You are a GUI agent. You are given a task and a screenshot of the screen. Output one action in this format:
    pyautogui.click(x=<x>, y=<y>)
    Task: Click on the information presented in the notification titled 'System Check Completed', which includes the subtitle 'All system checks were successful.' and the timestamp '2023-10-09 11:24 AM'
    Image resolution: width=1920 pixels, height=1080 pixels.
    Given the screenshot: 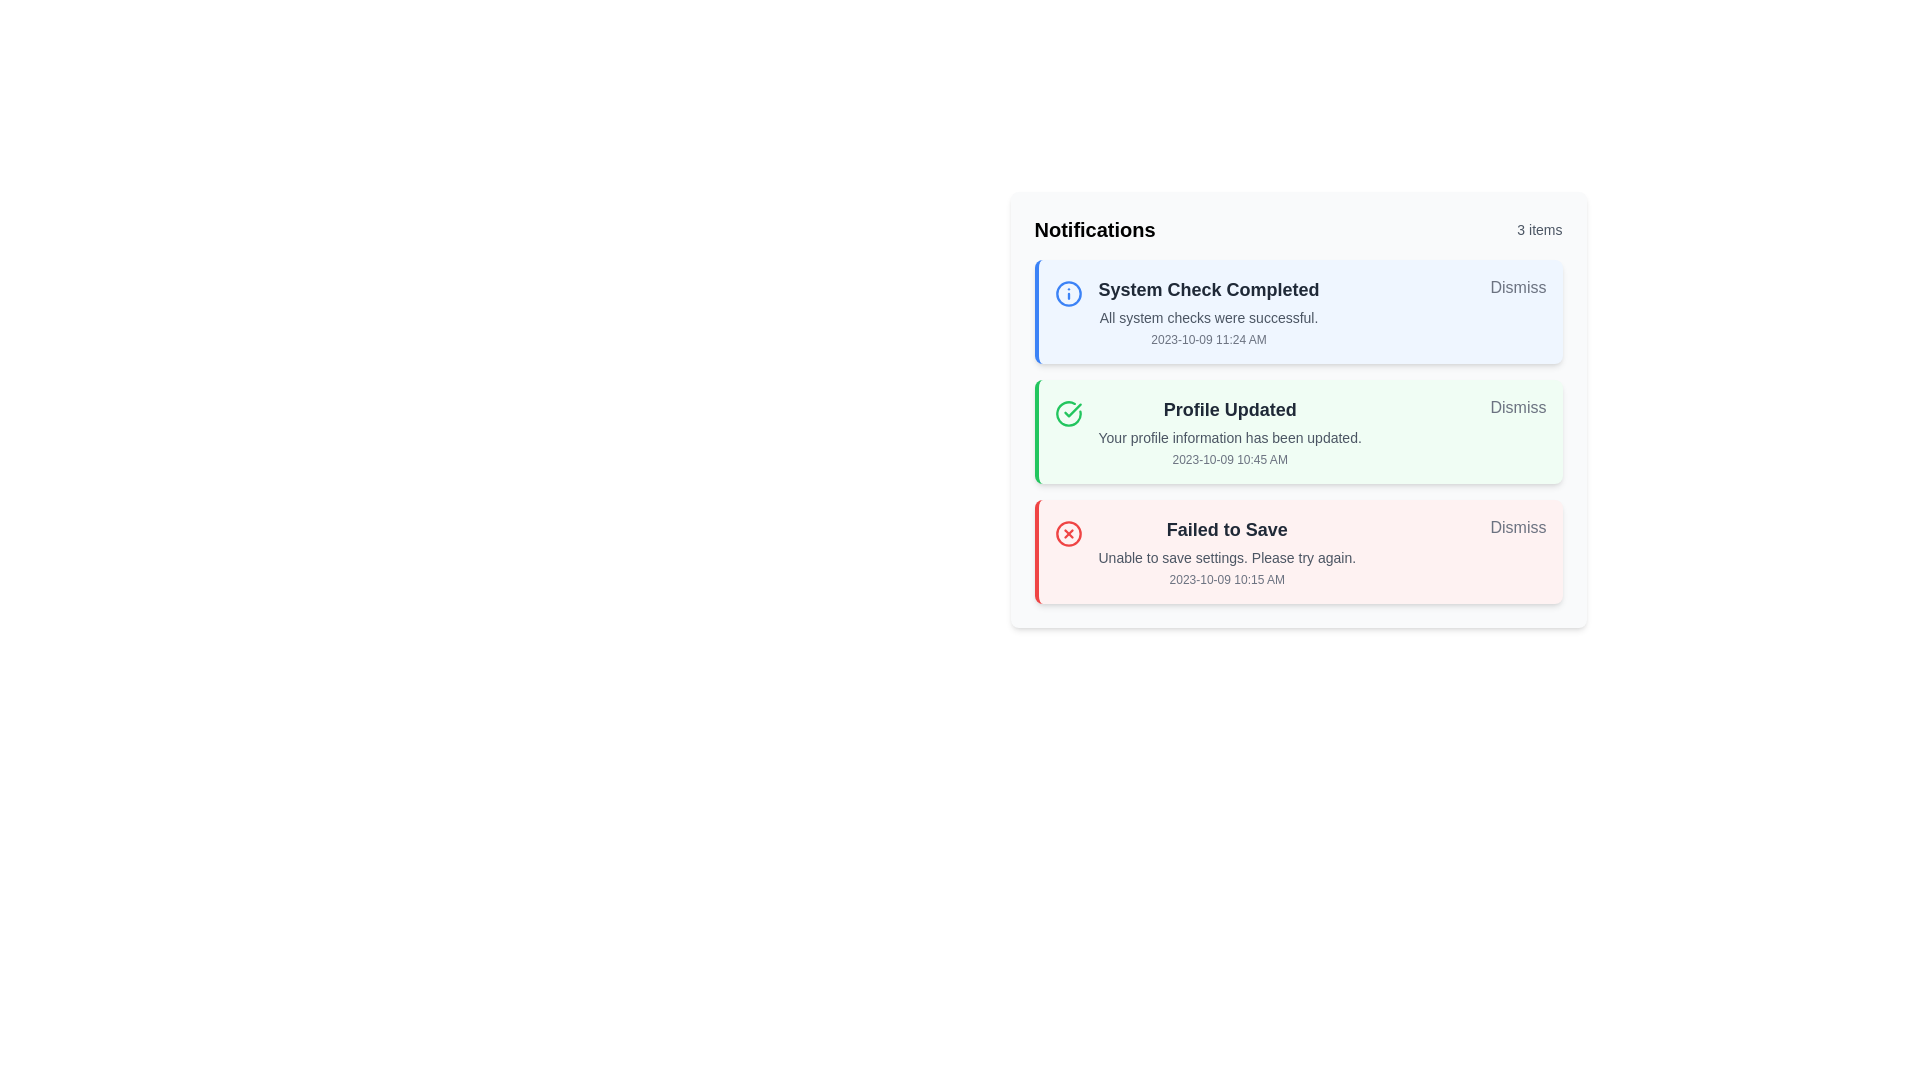 What is the action you would take?
    pyautogui.click(x=1208, y=312)
    